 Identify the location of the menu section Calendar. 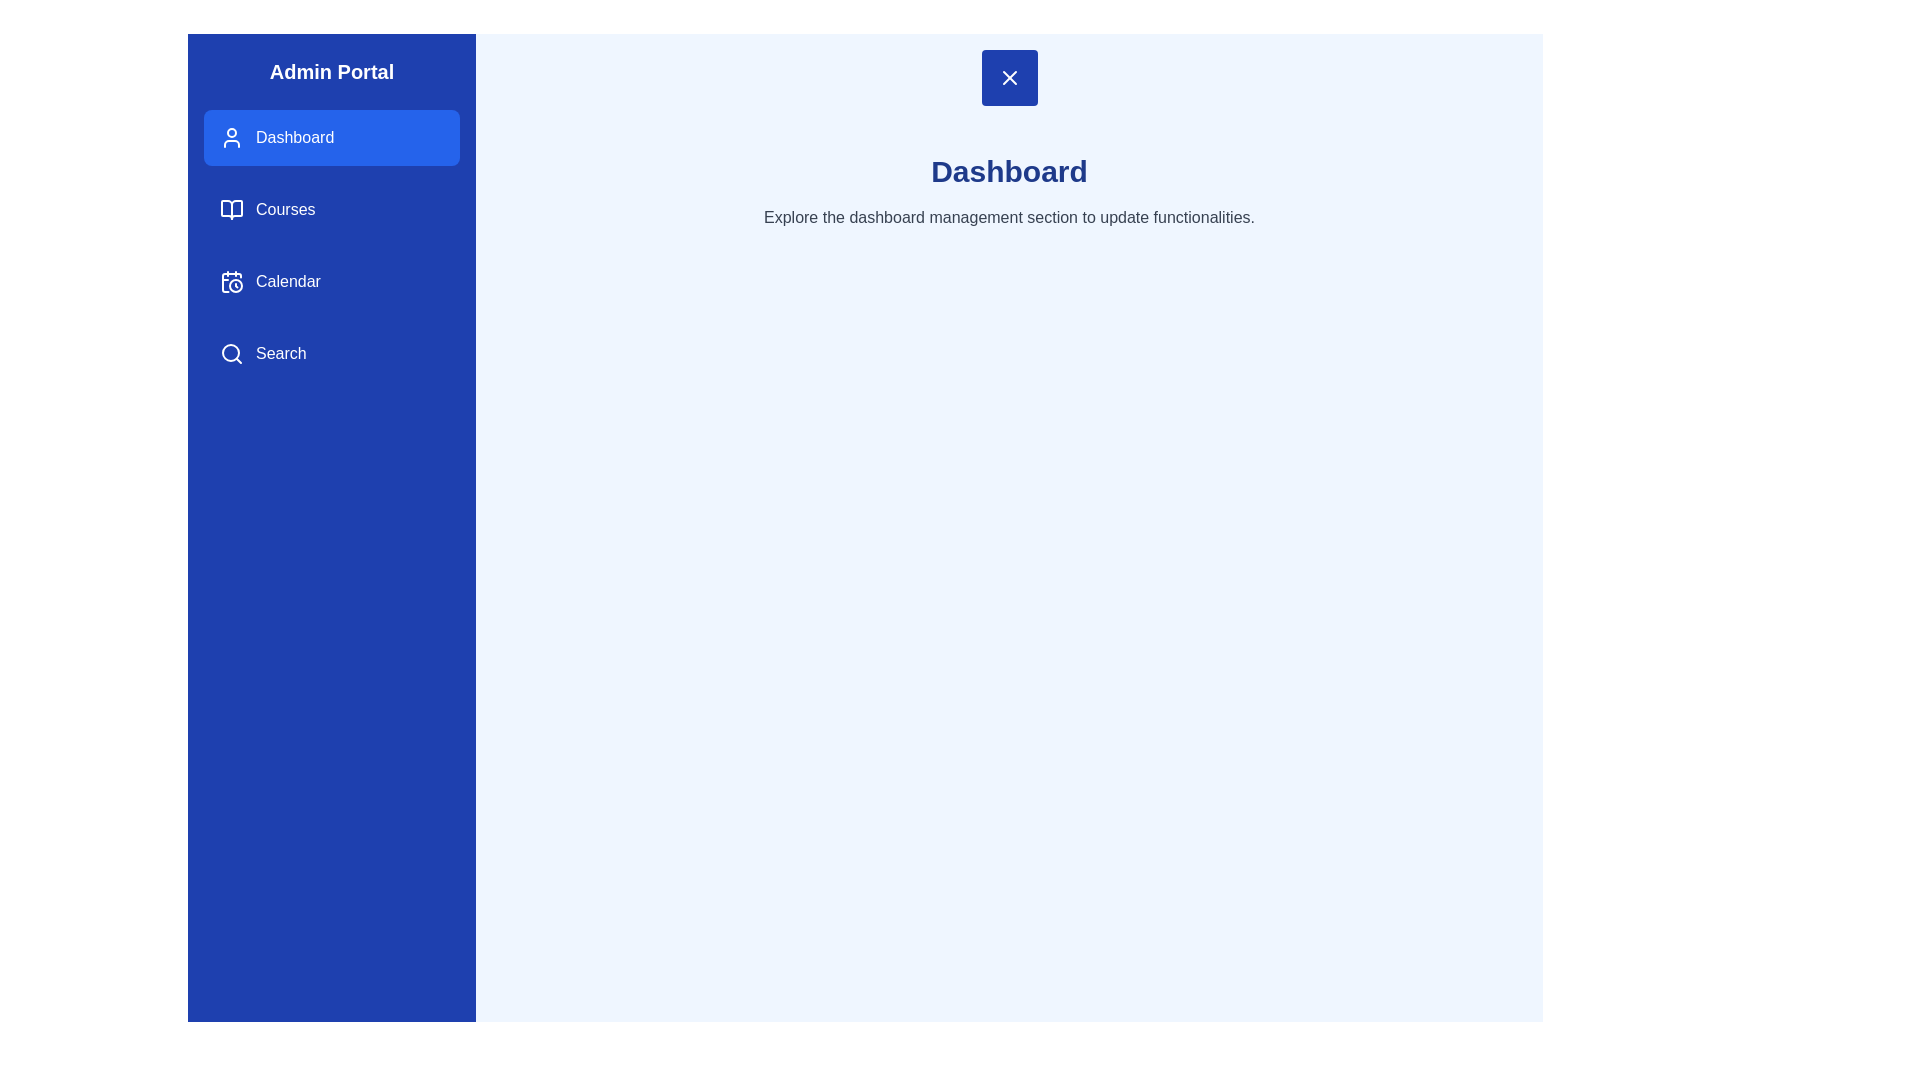
(331, 281).